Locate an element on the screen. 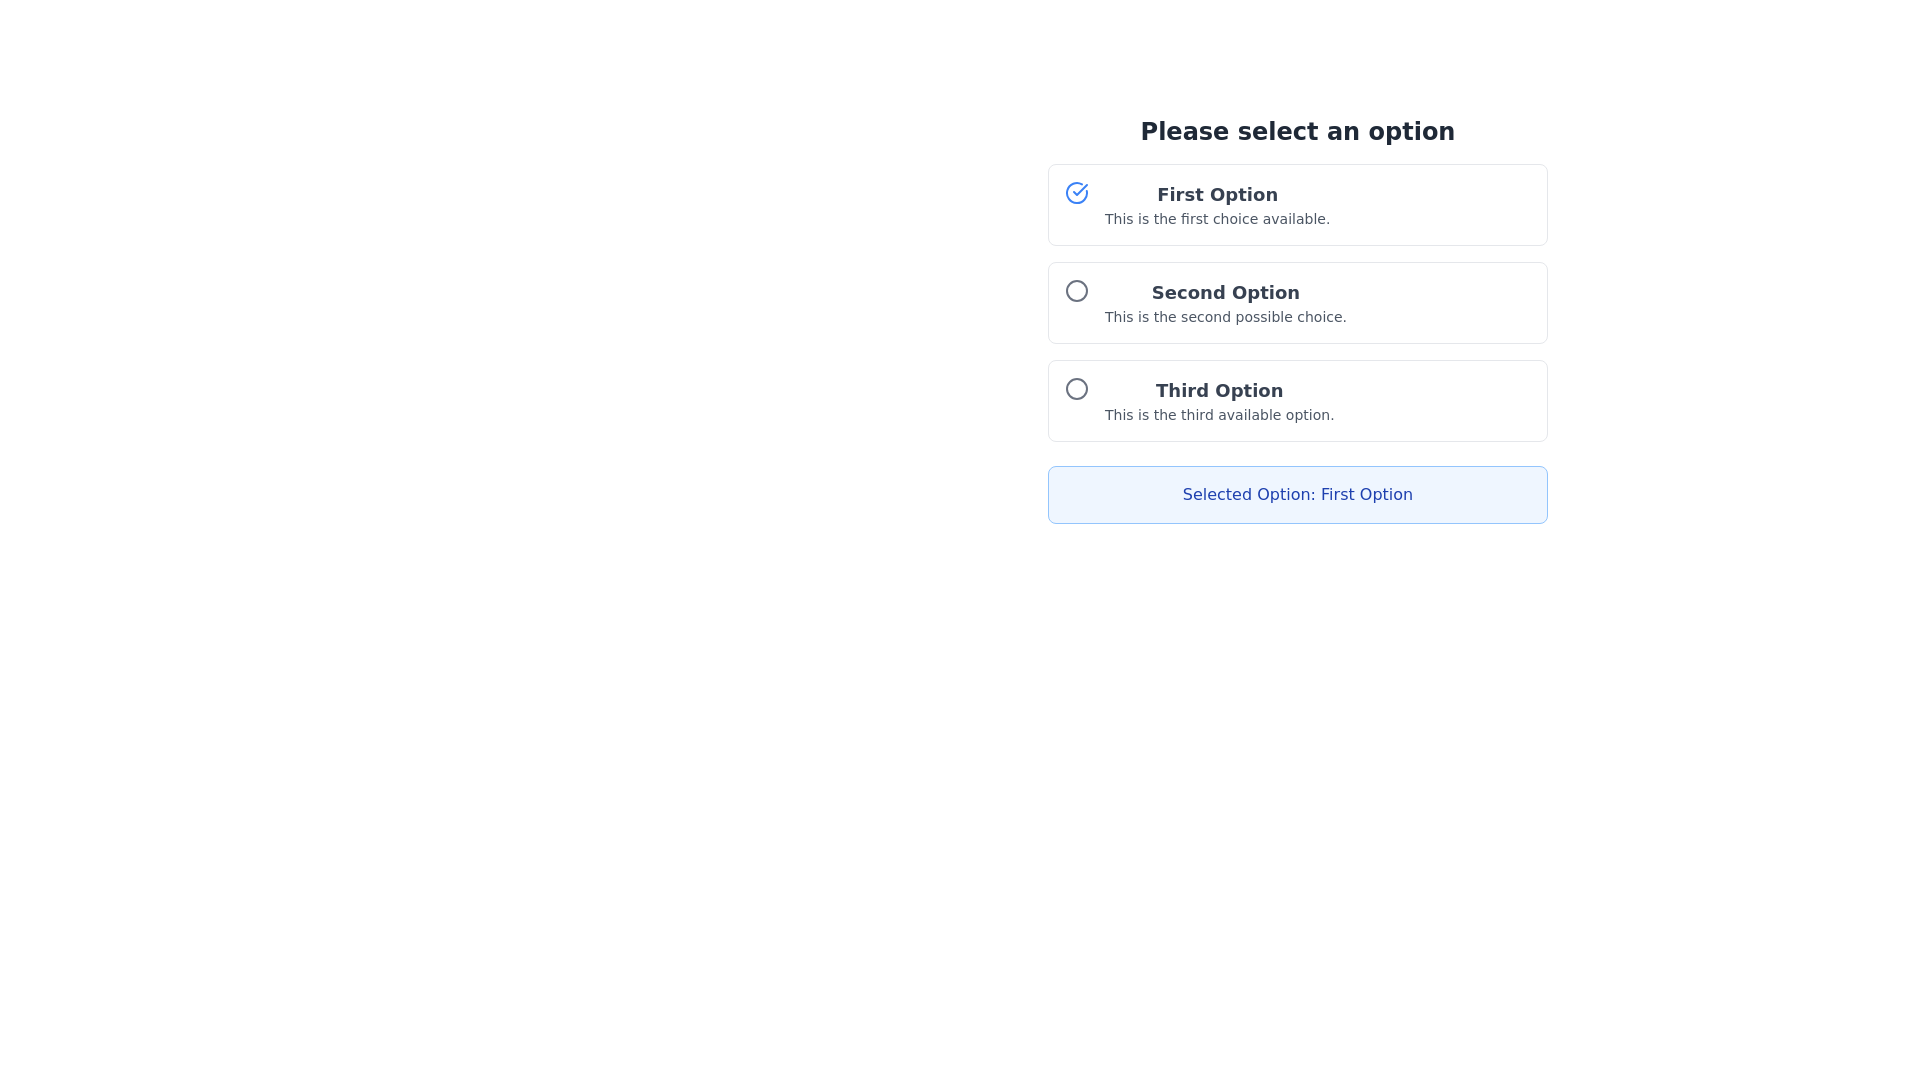  the text label providing additional descriptive information about the 'Second Option', positioned below its title in a vertically aligned list of choices is located at coordinates (1225, 315).